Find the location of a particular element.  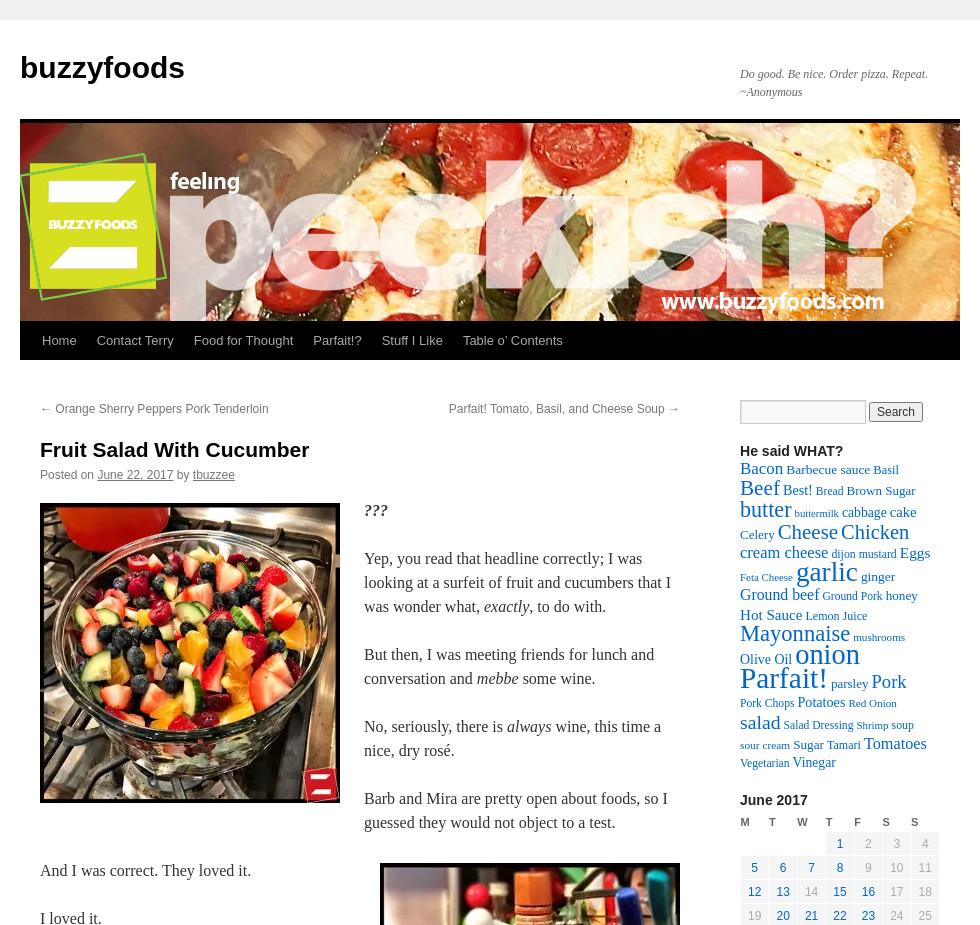

'wine, this time a nice, dry rosé.' is located at coordinates (363, 738).